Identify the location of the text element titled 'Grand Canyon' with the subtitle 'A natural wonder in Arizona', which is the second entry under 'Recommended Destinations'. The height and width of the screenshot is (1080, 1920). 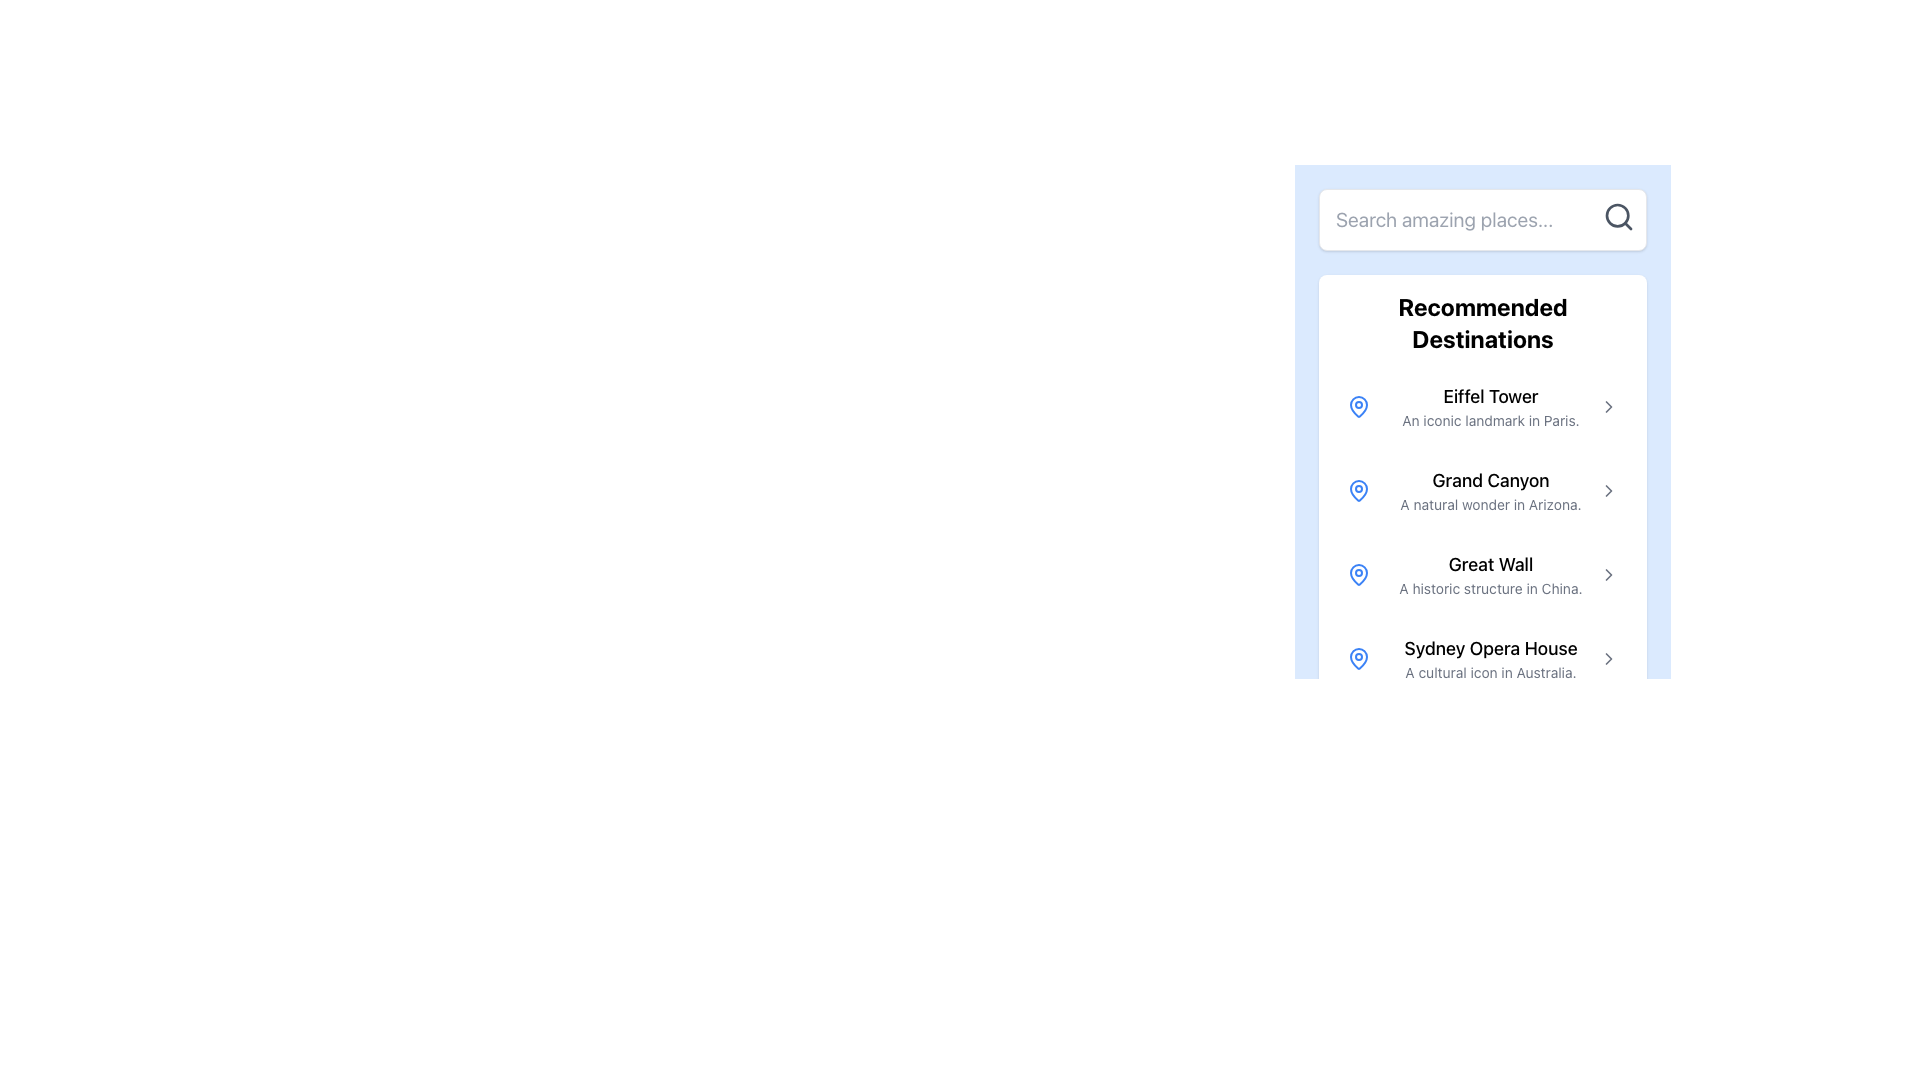
(1491, 490).